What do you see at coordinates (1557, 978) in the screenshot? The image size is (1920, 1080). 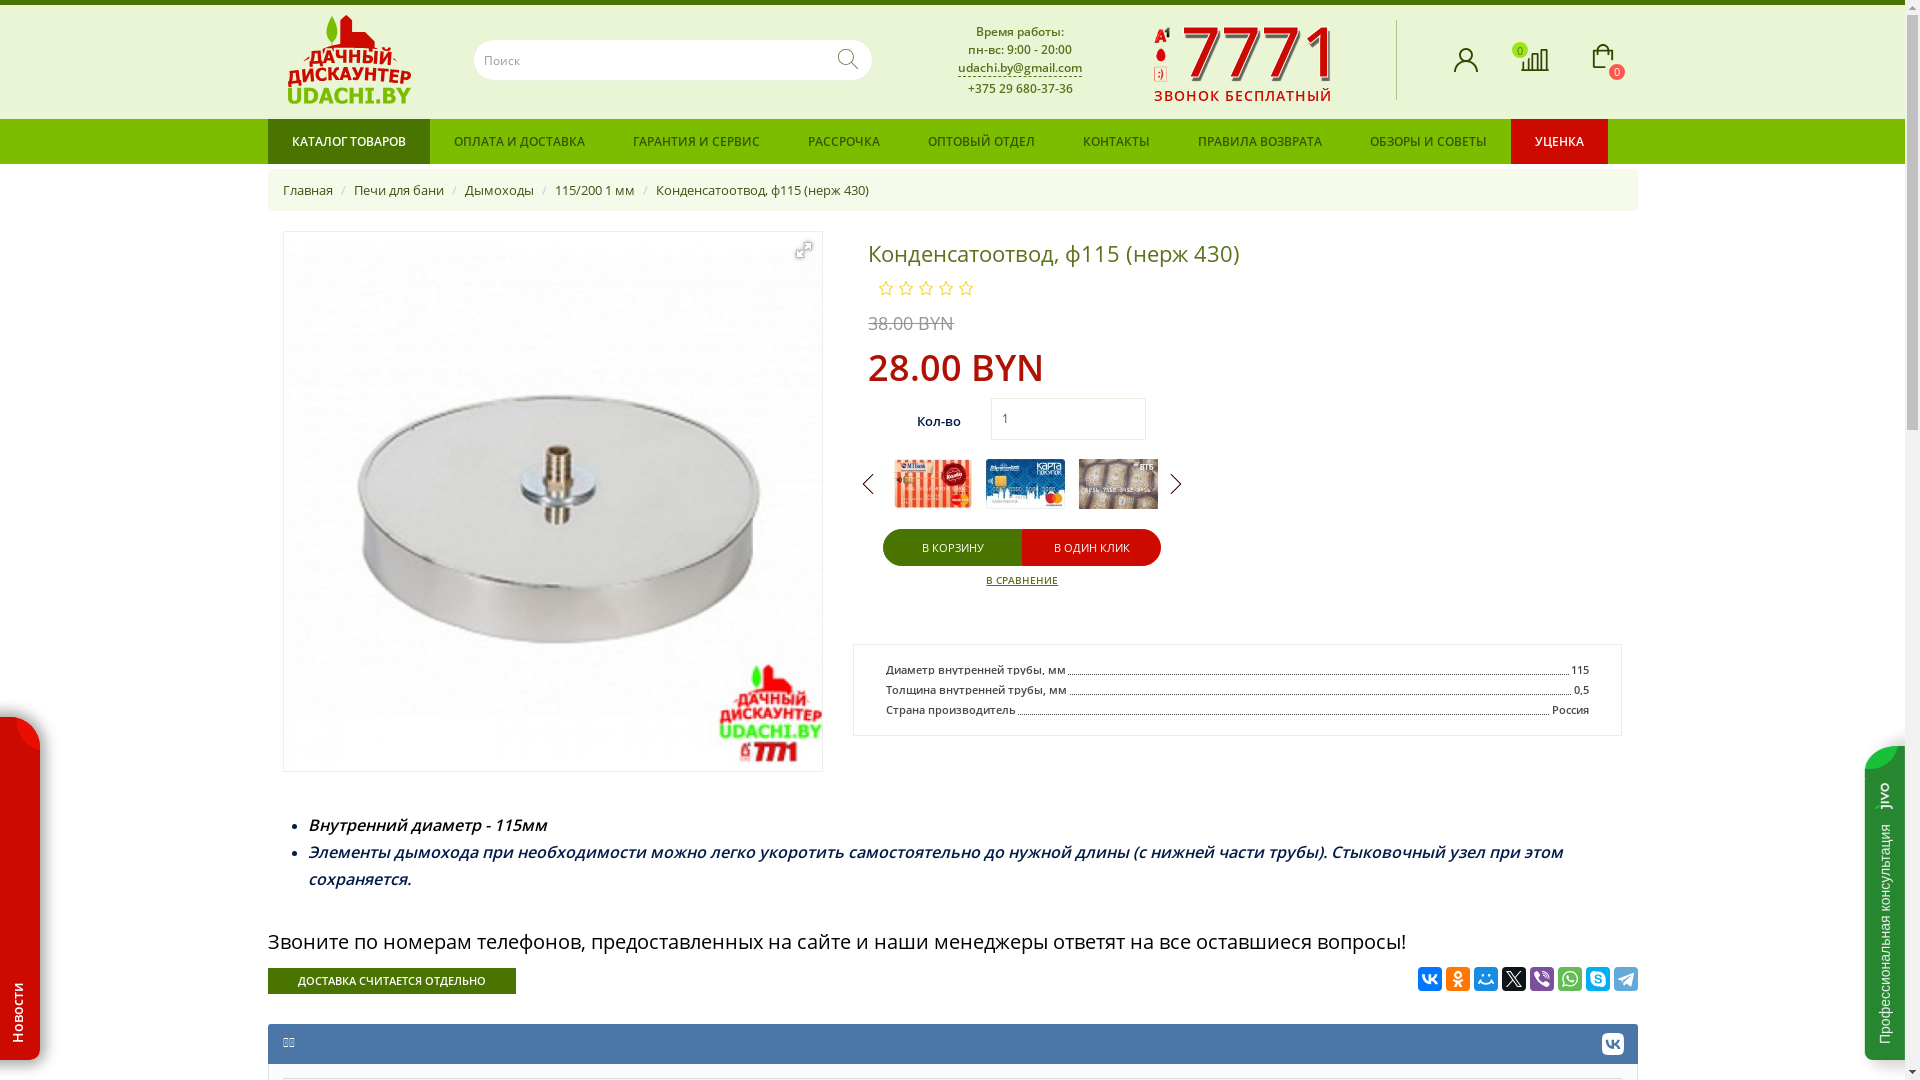 I see `'WhatsApp'` at bounding box center [1557, 978].